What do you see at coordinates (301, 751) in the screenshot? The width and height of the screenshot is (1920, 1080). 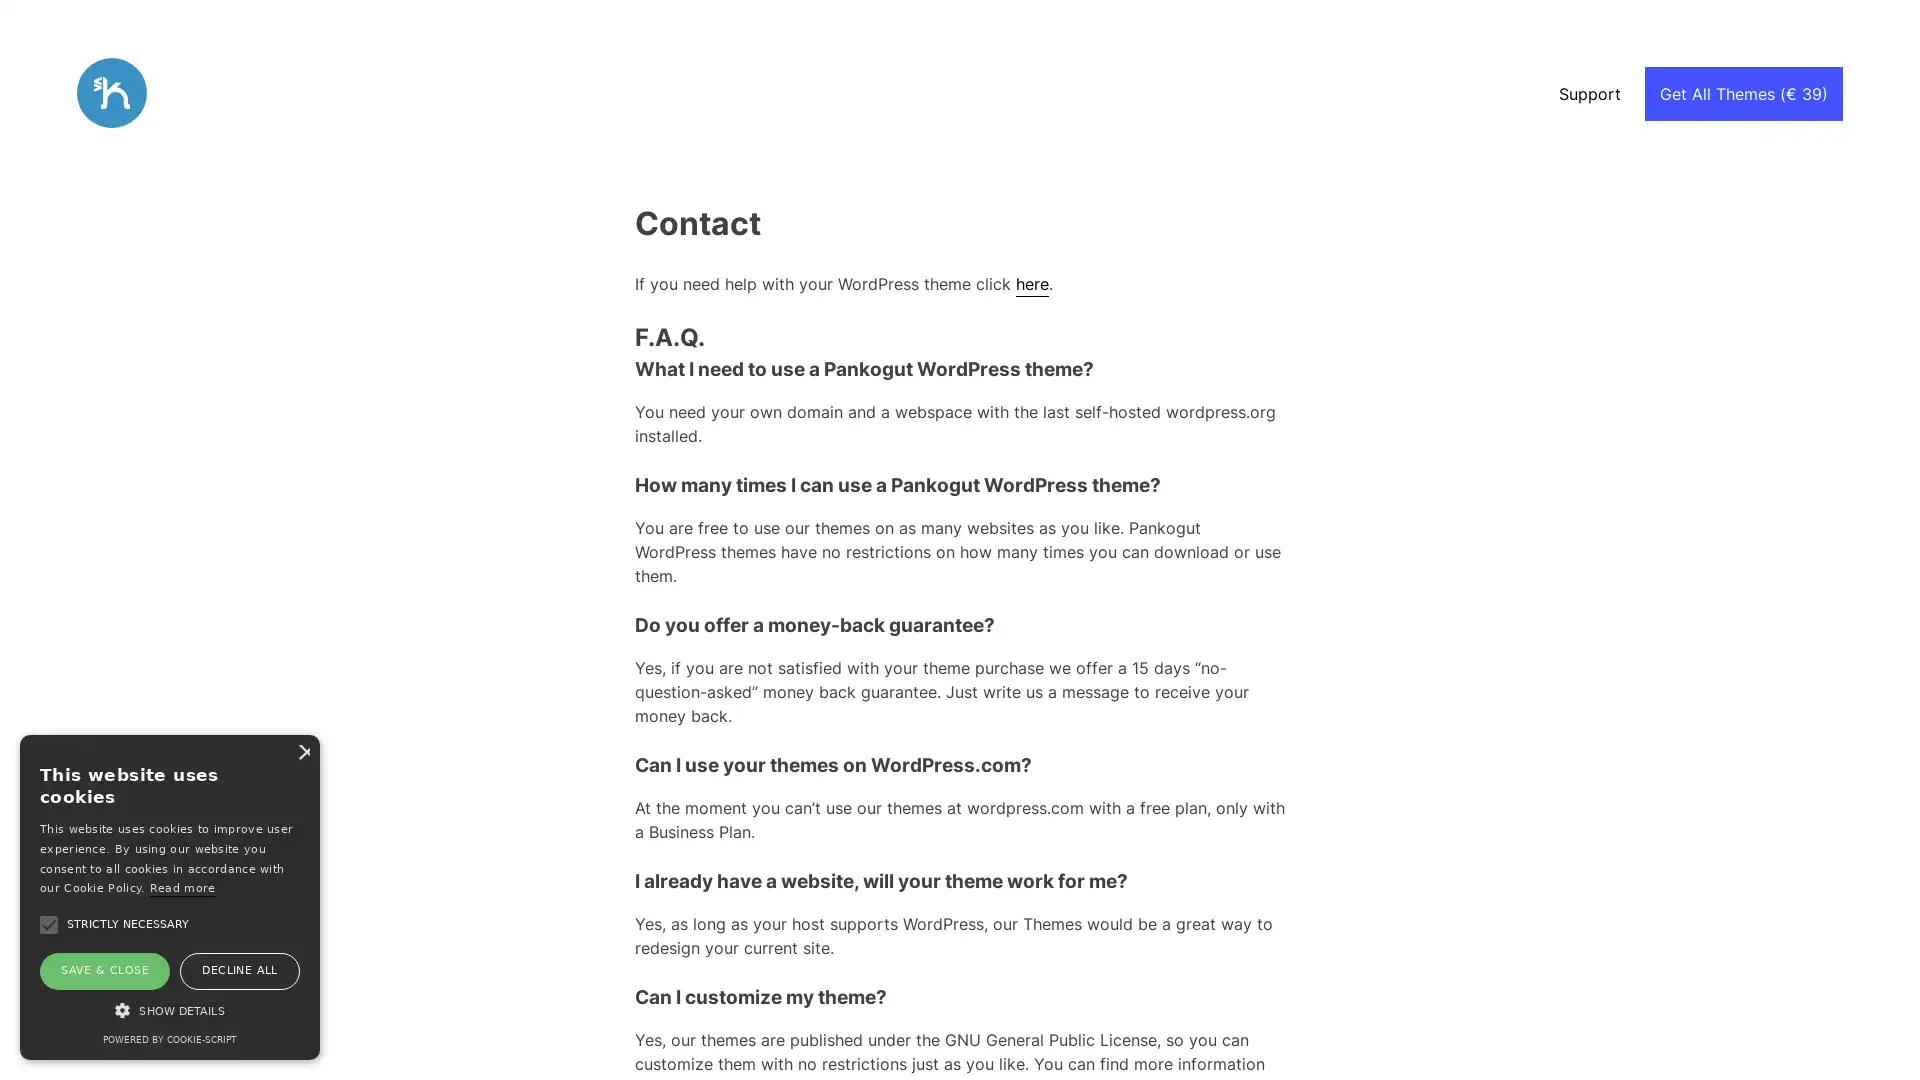 I see `Close` at bounding box center [301, 751].